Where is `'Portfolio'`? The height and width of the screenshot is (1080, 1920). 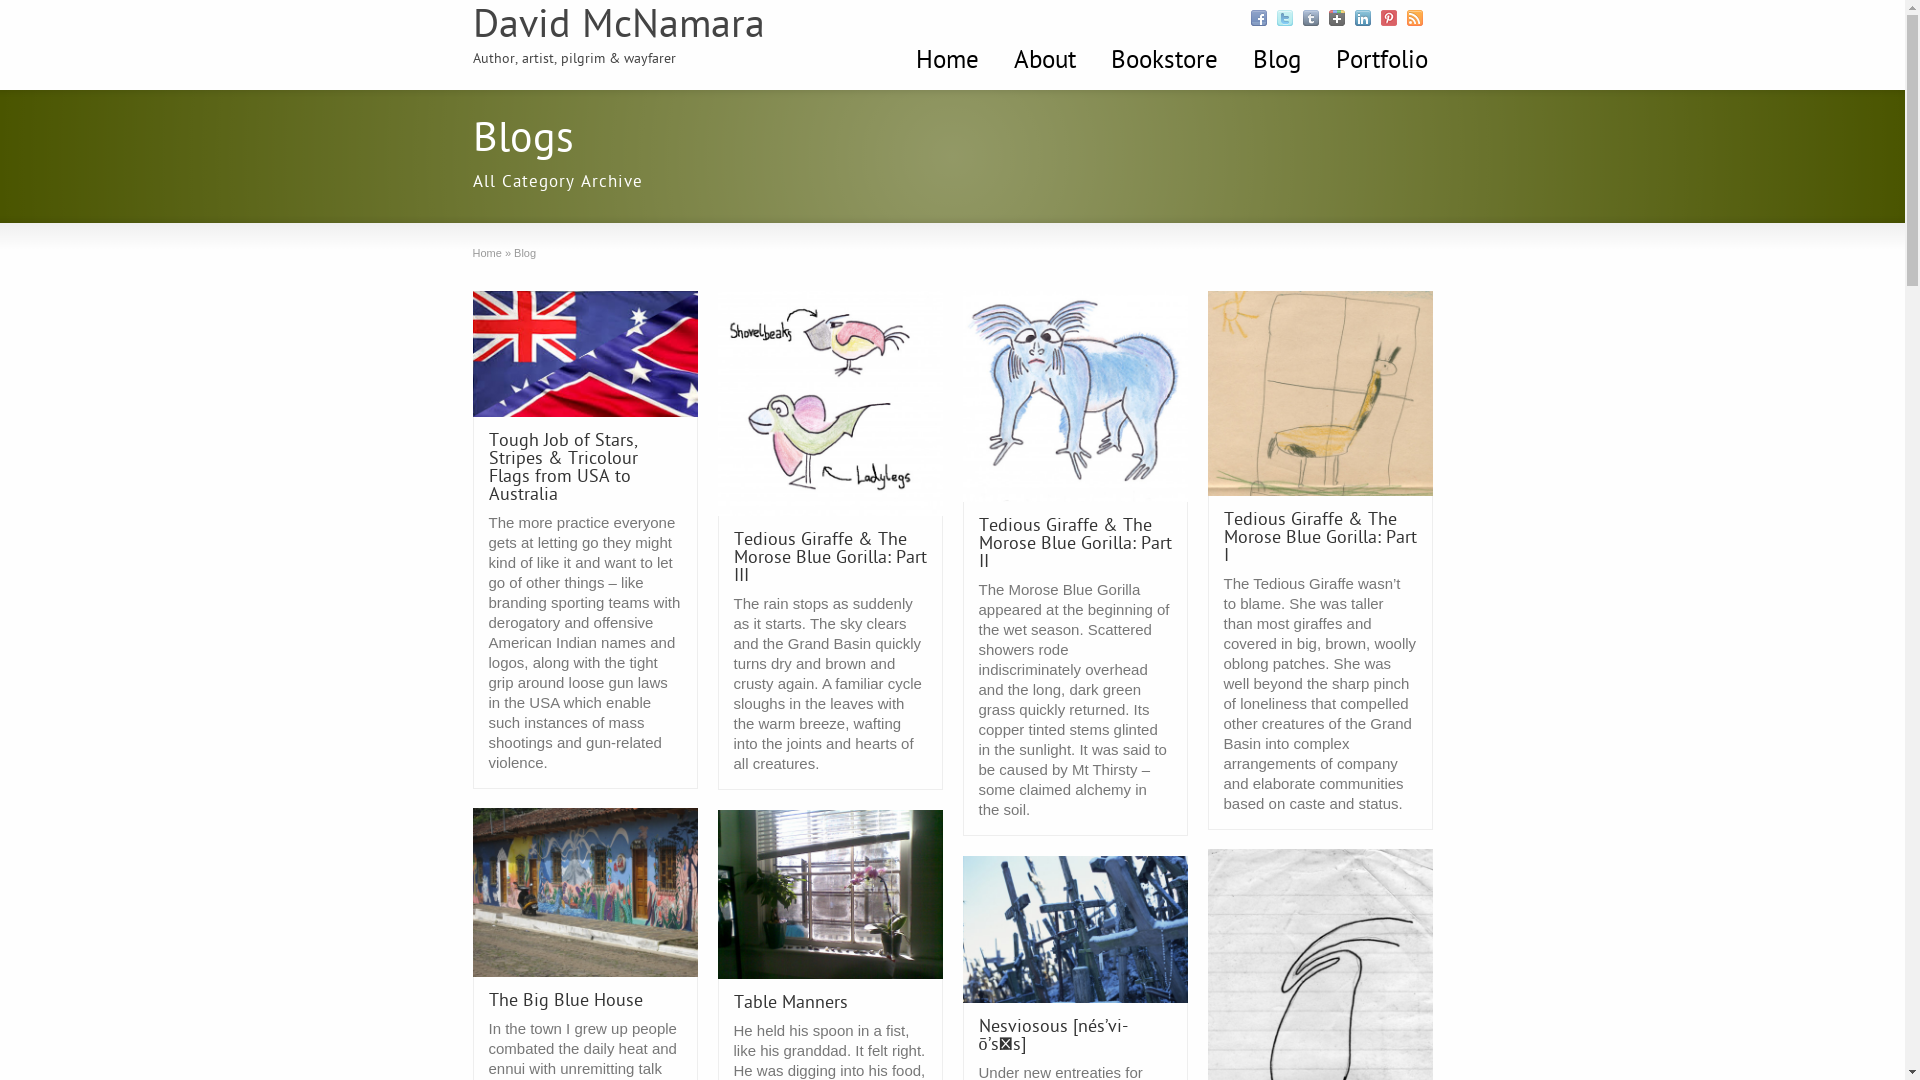
'Portfolio' is located at coordinates (1380, 61).